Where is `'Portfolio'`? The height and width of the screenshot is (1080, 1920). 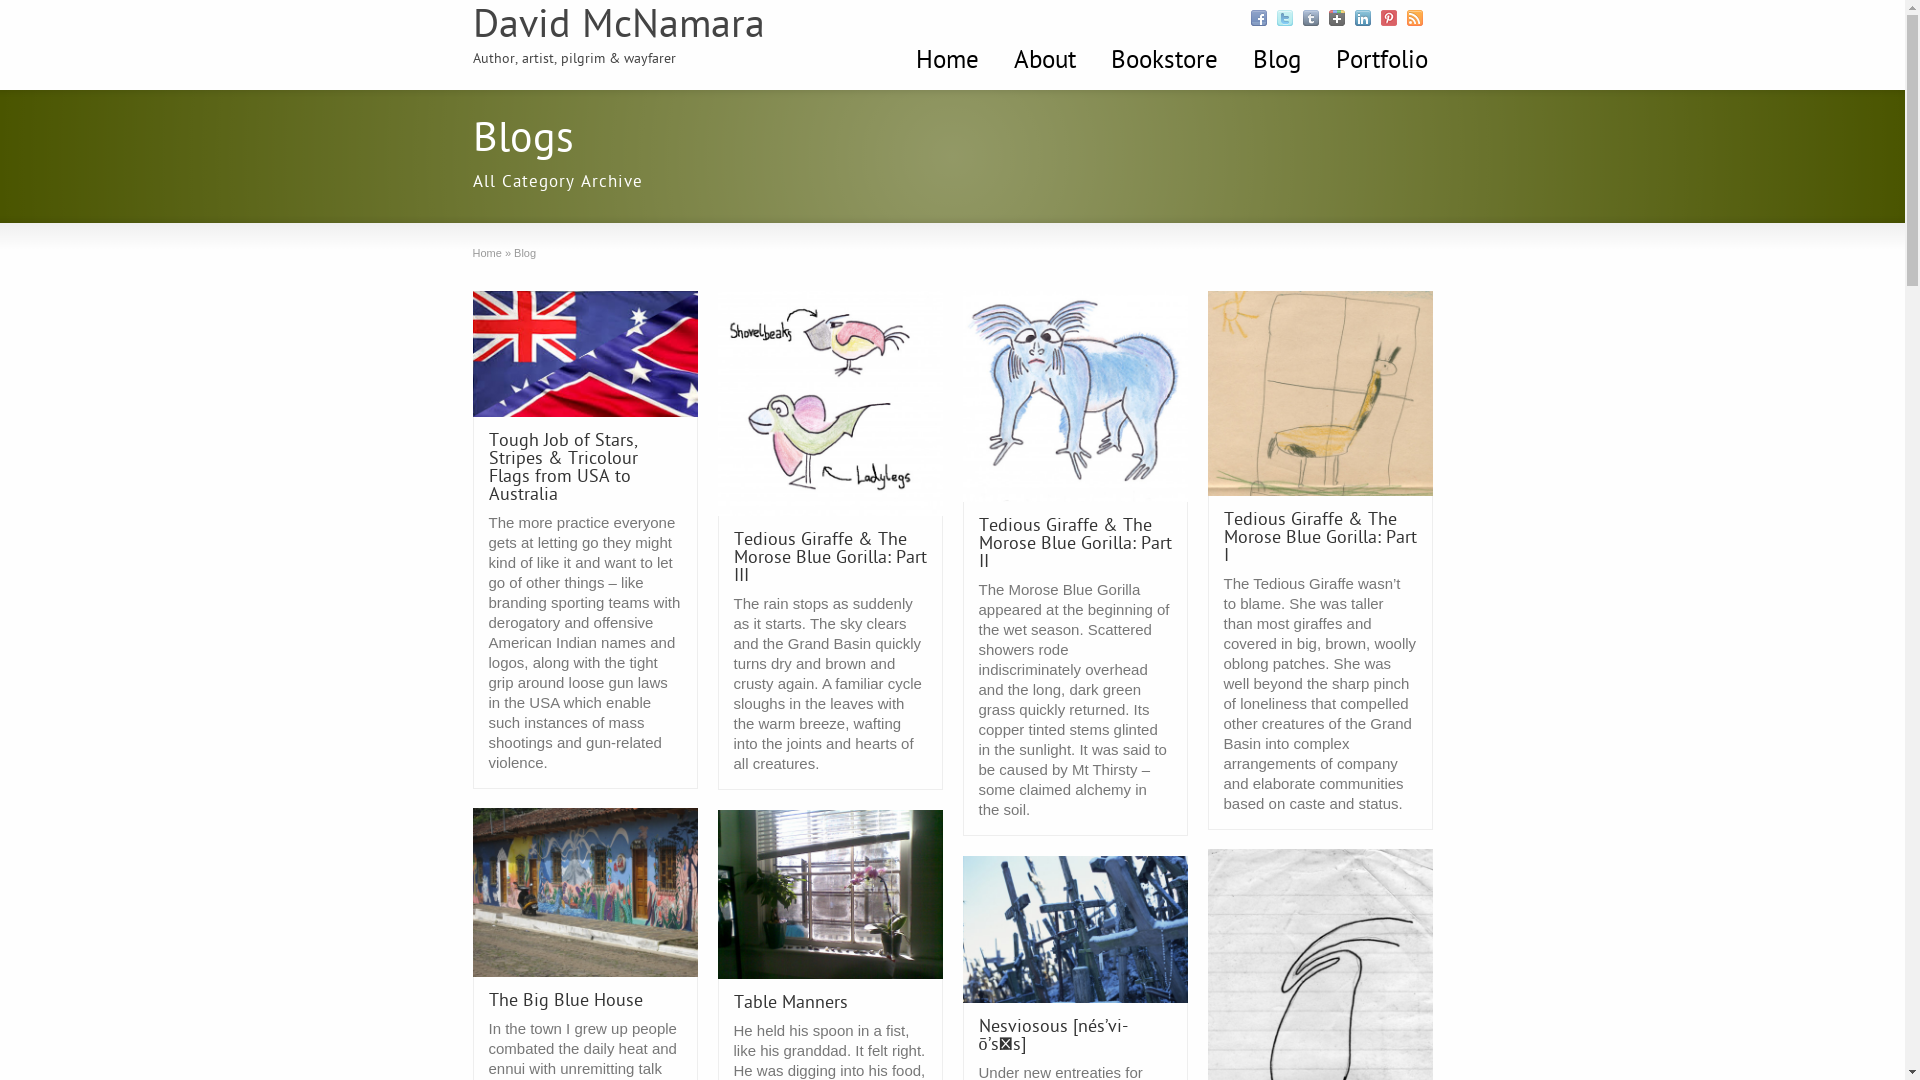
'Portfolio' is located at coordinates (1380, 61).